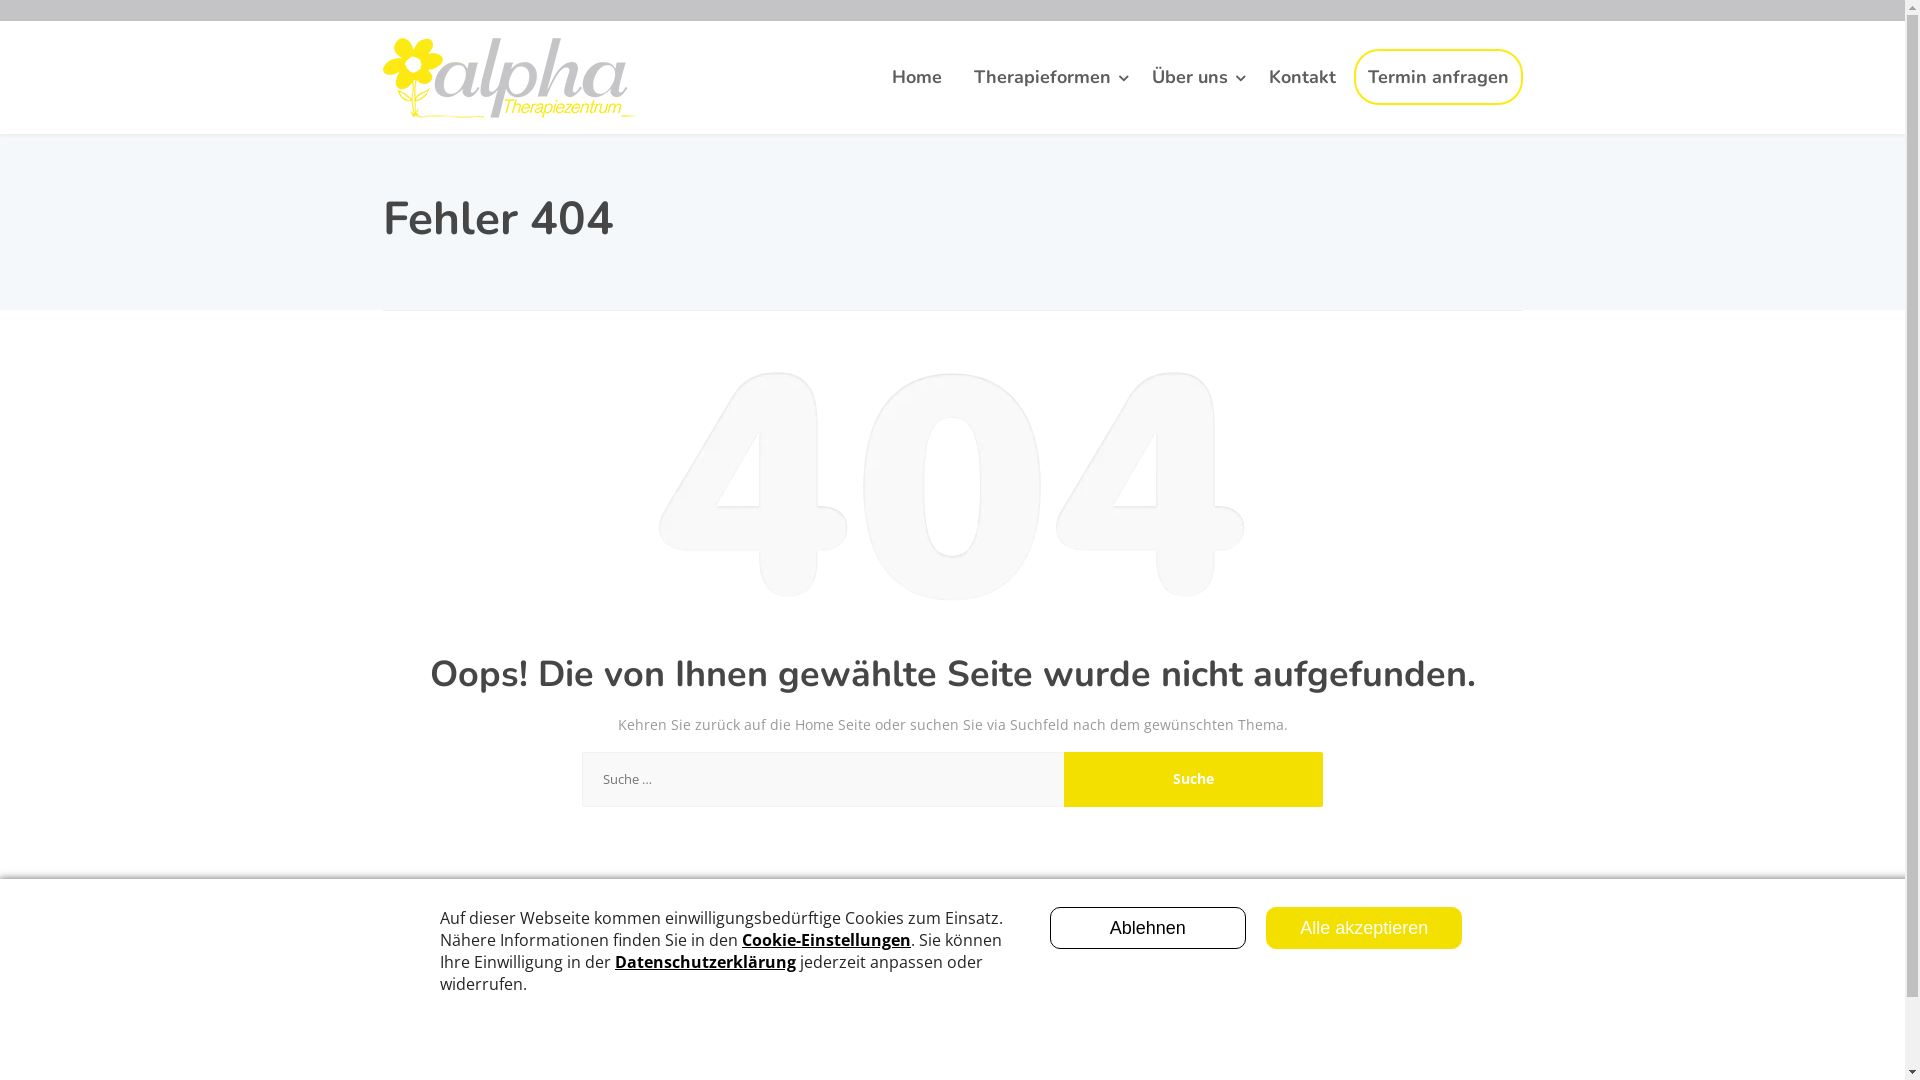 This screenshot has width=1920, height=1080. Describe the element at coordinates (1063, 778) in the screenshot. I see `'Suche'` at that location.